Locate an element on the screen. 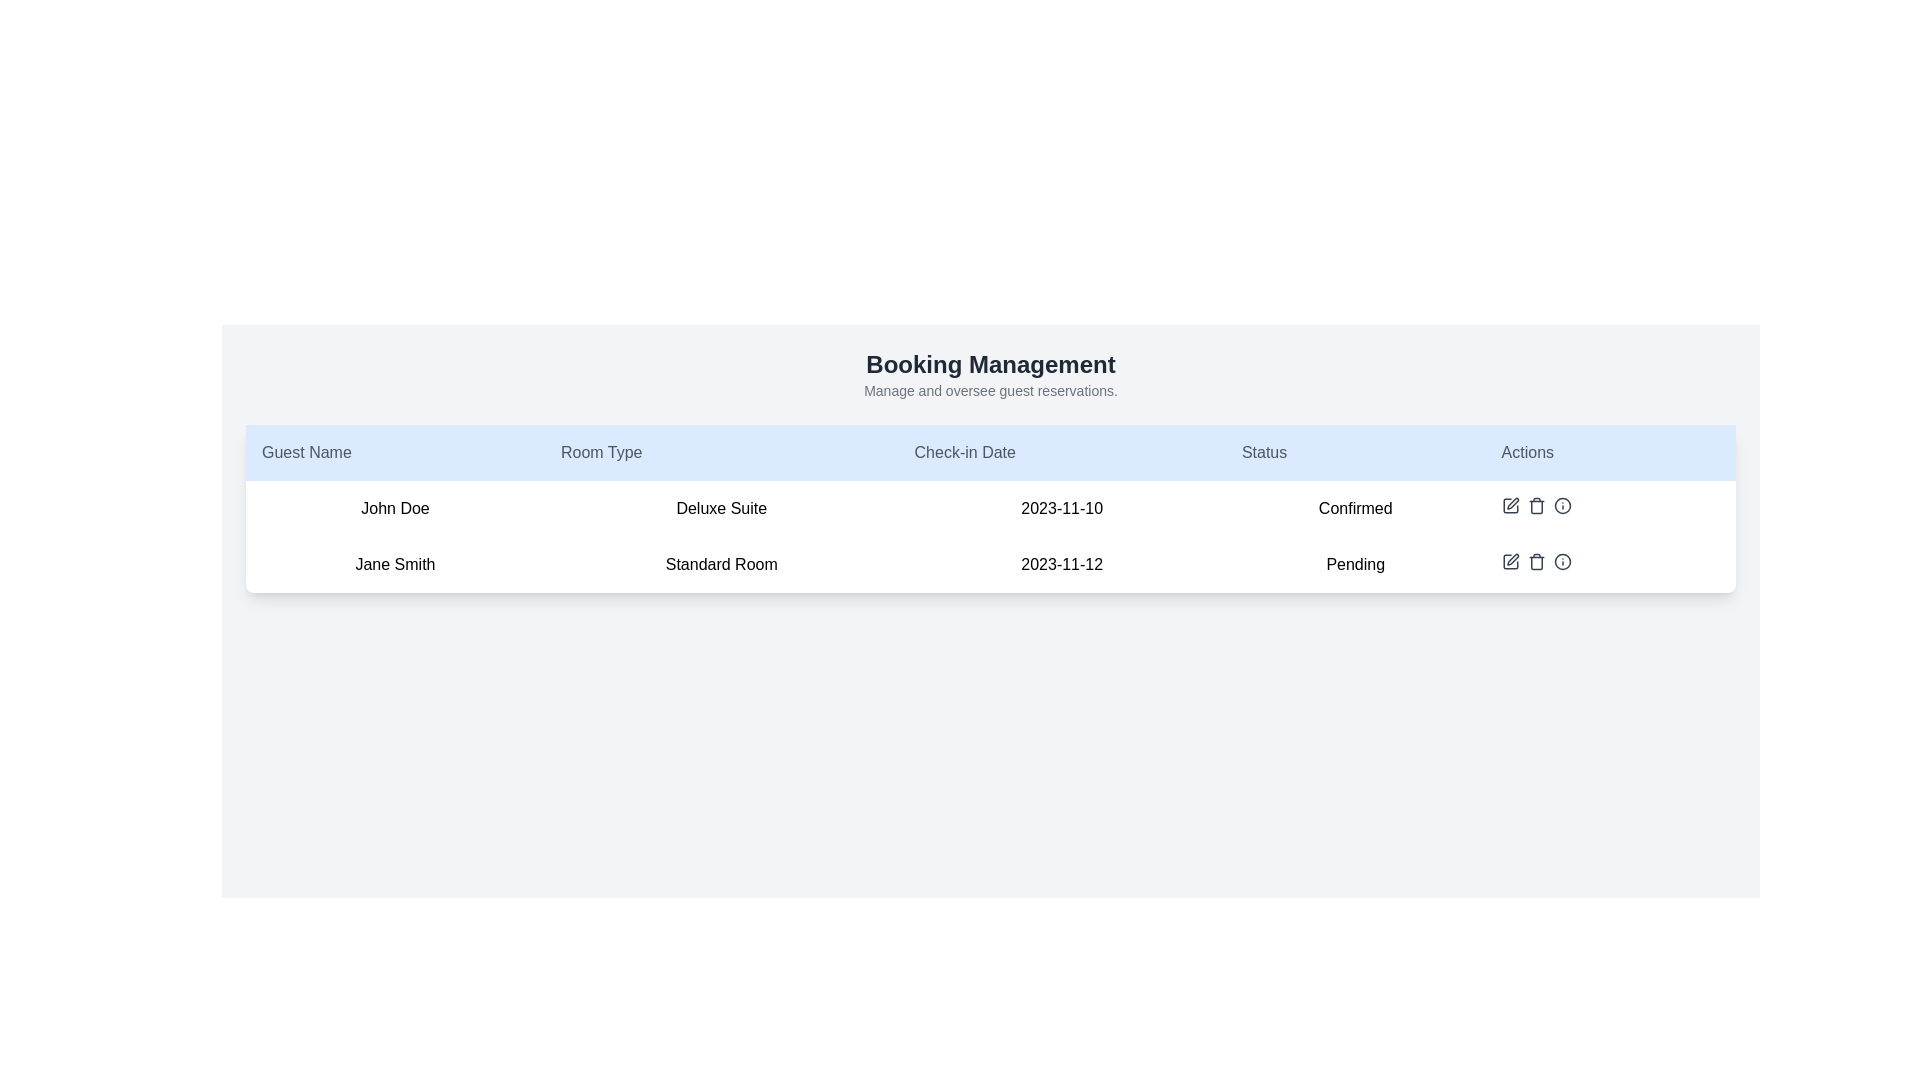  the pen icon button in the 'Actions' column of the second row of the table is located at coordinates (1512, 559).